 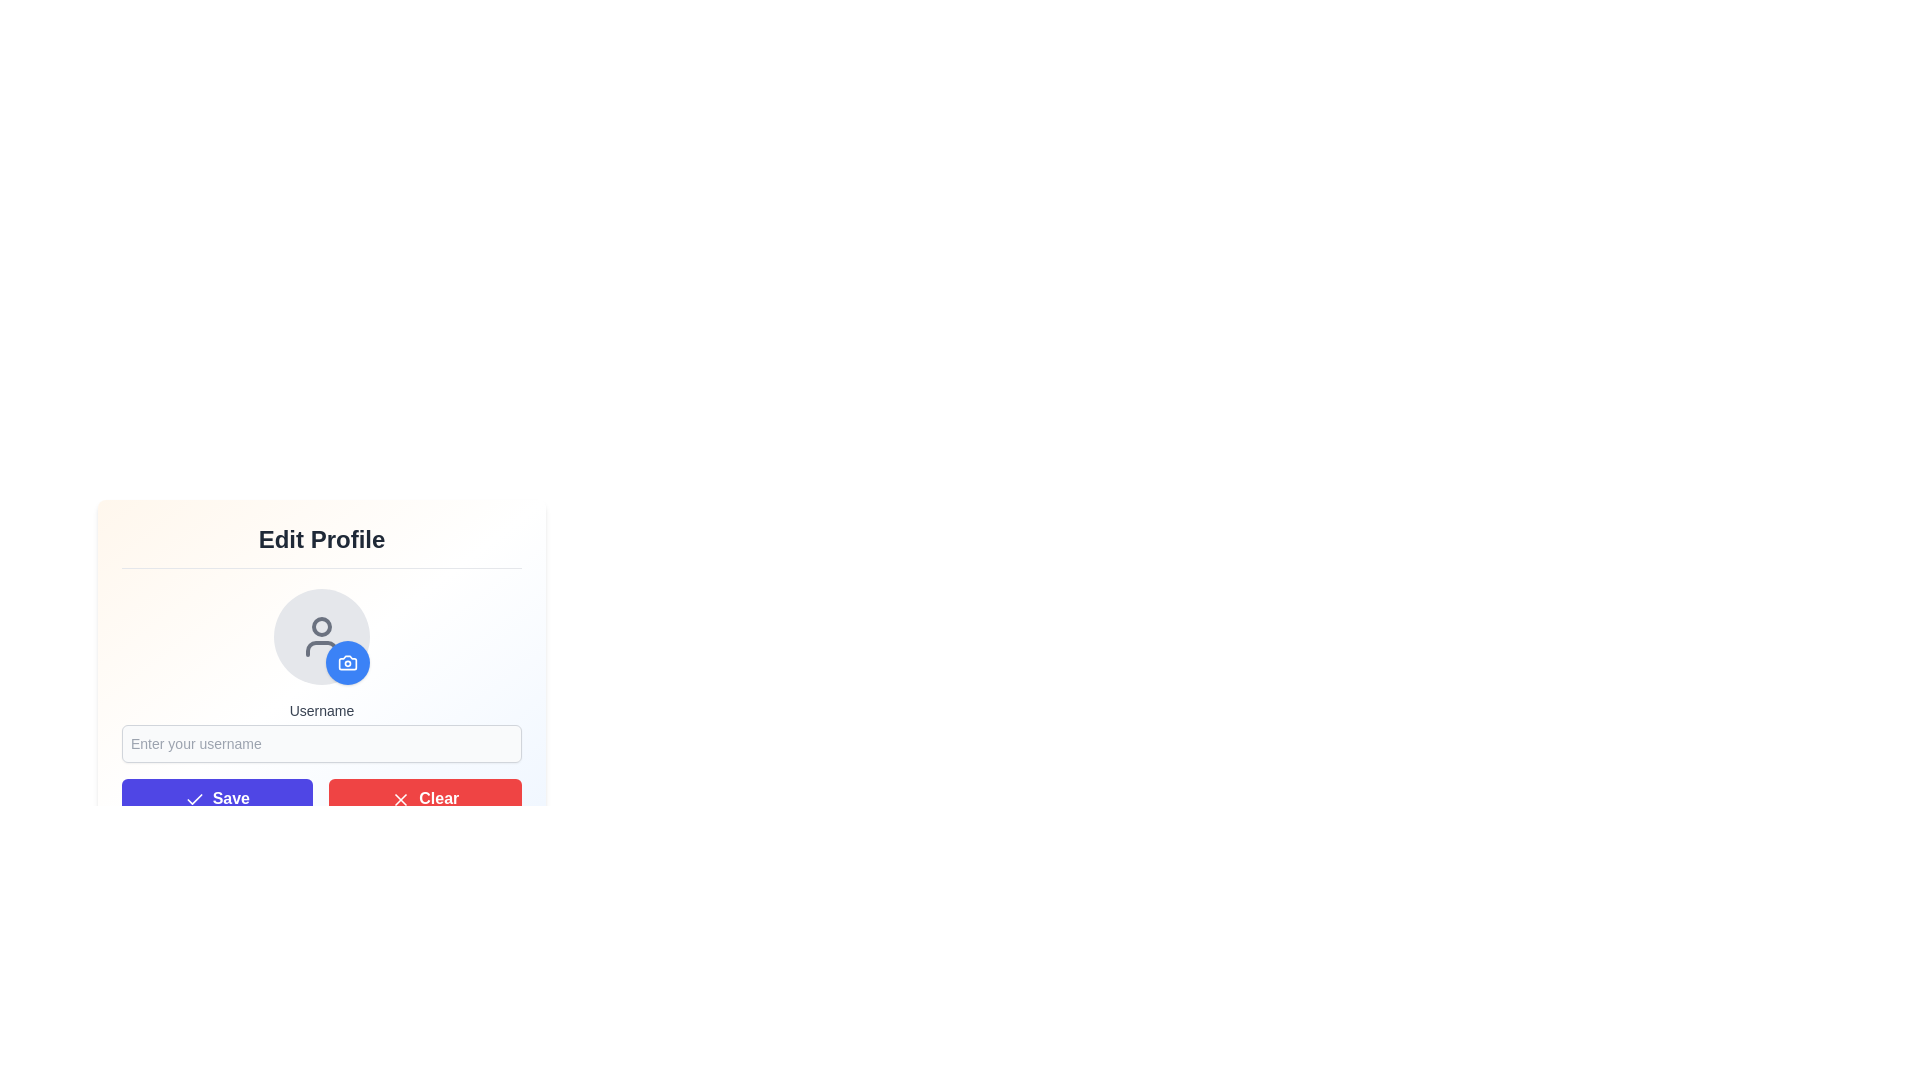 I want to click on the username text input field located below the 'Username' label in the user profile editing interface by pressing the tab key, so click(x=321, y=744).